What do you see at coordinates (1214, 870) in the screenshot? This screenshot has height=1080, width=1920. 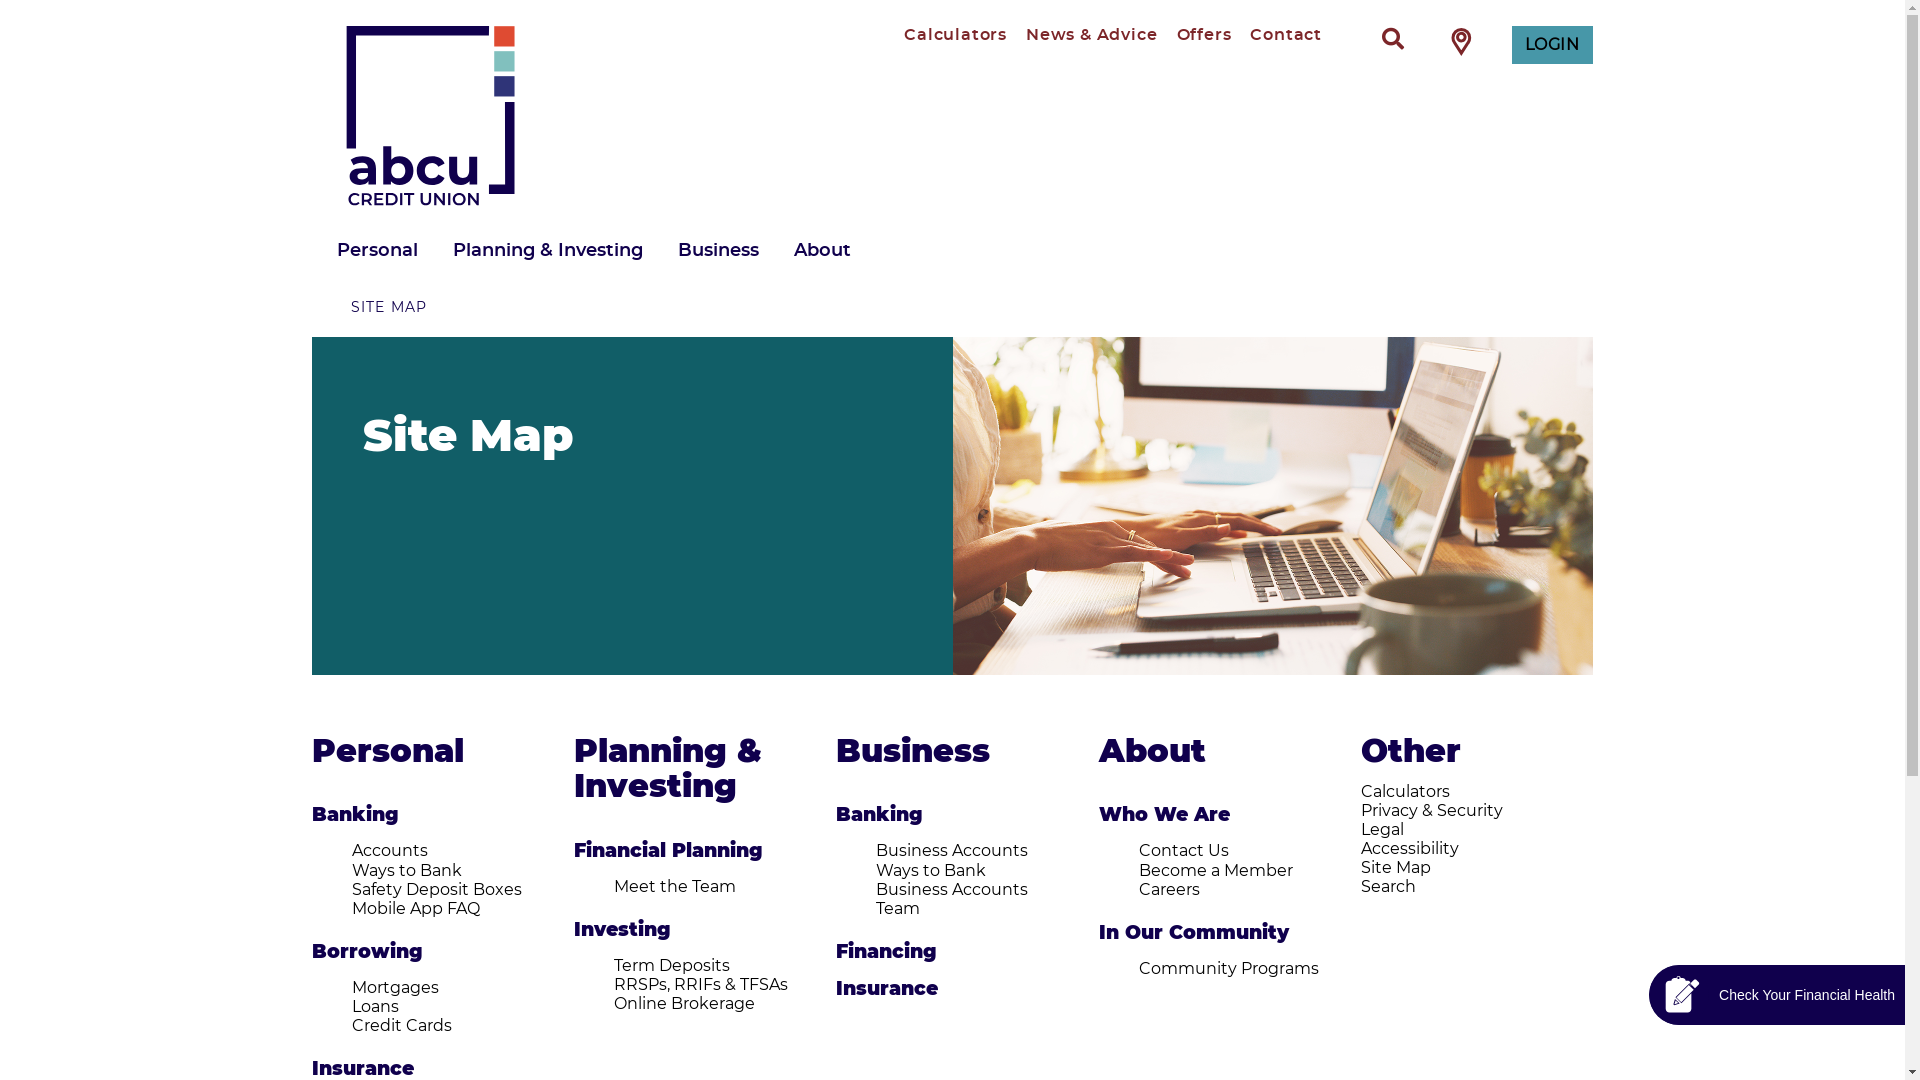 I see `'Become a Member'` at bounding box center [1214, 870].